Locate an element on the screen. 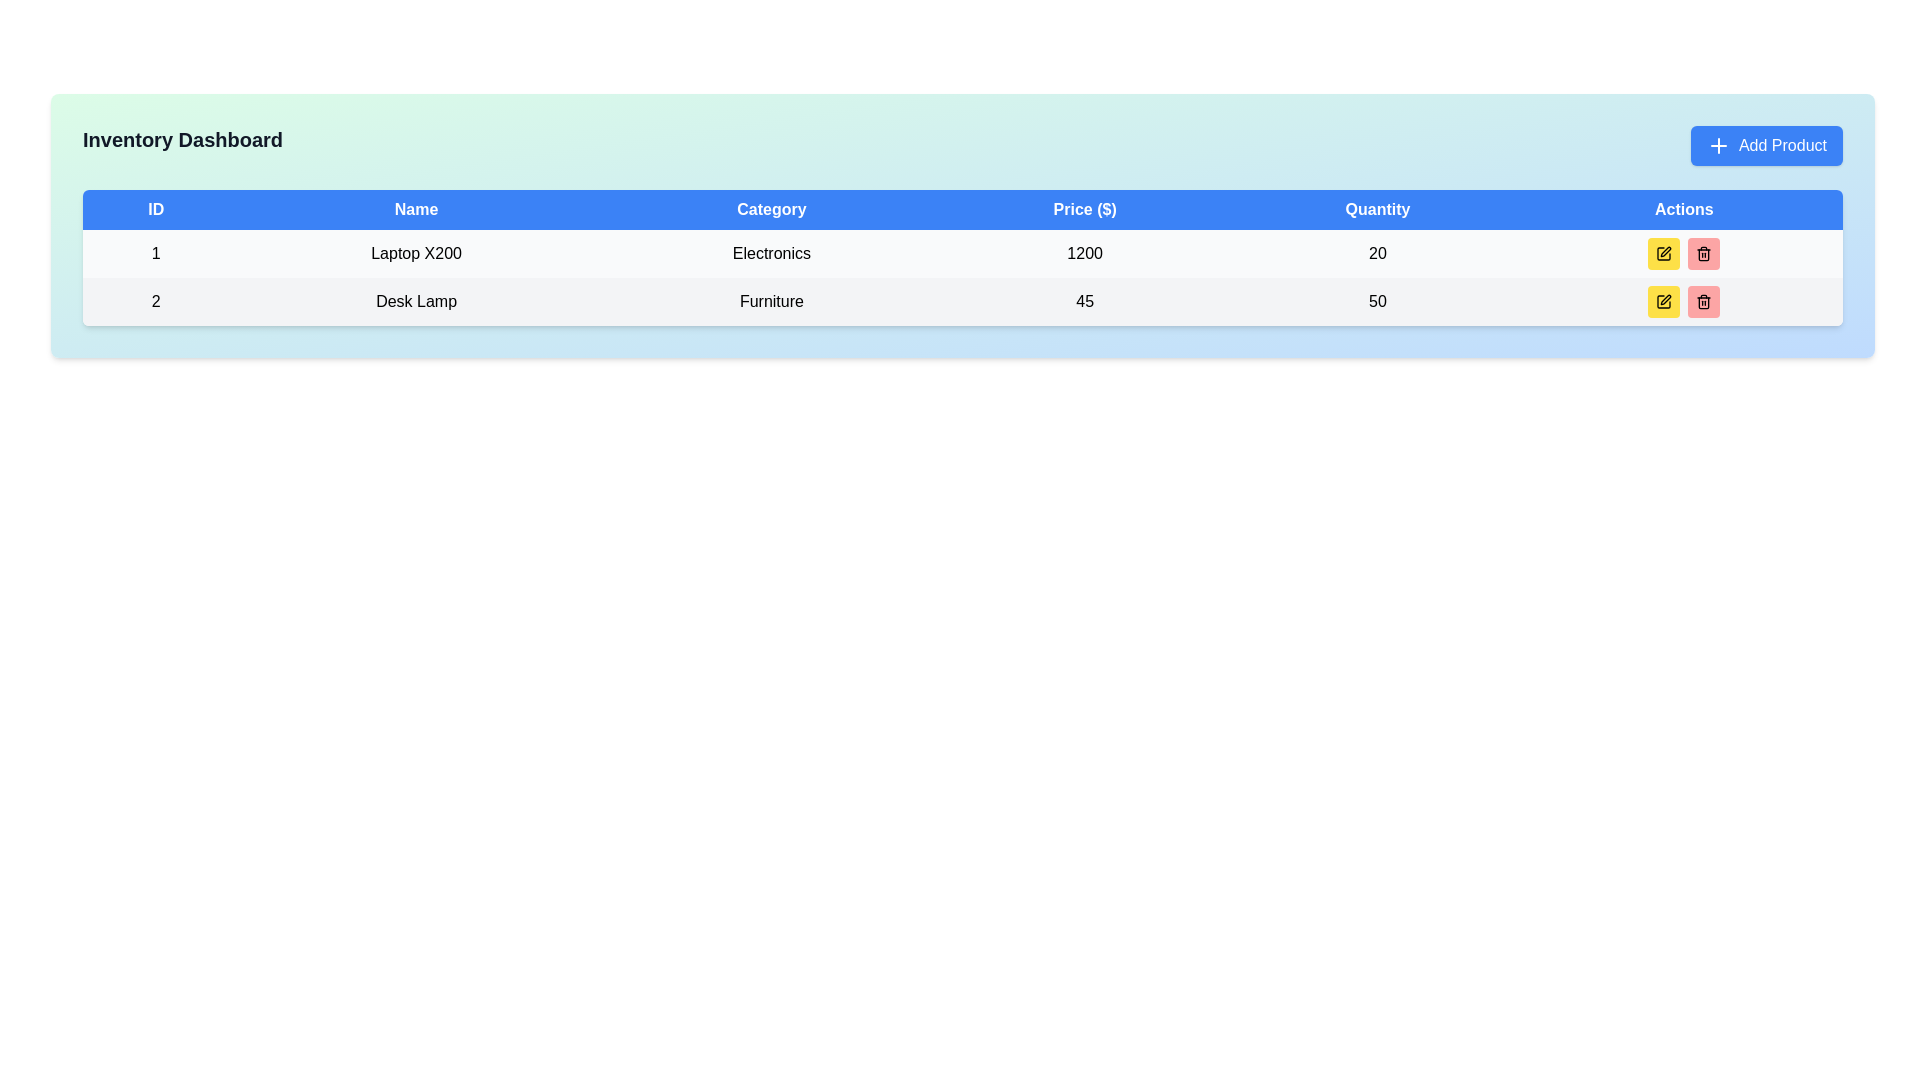 The width and height of the screenshot is (1920, 1080). the edit button located in the 'Actions' column of the second row in the table is located at coordinates (1666, 250).